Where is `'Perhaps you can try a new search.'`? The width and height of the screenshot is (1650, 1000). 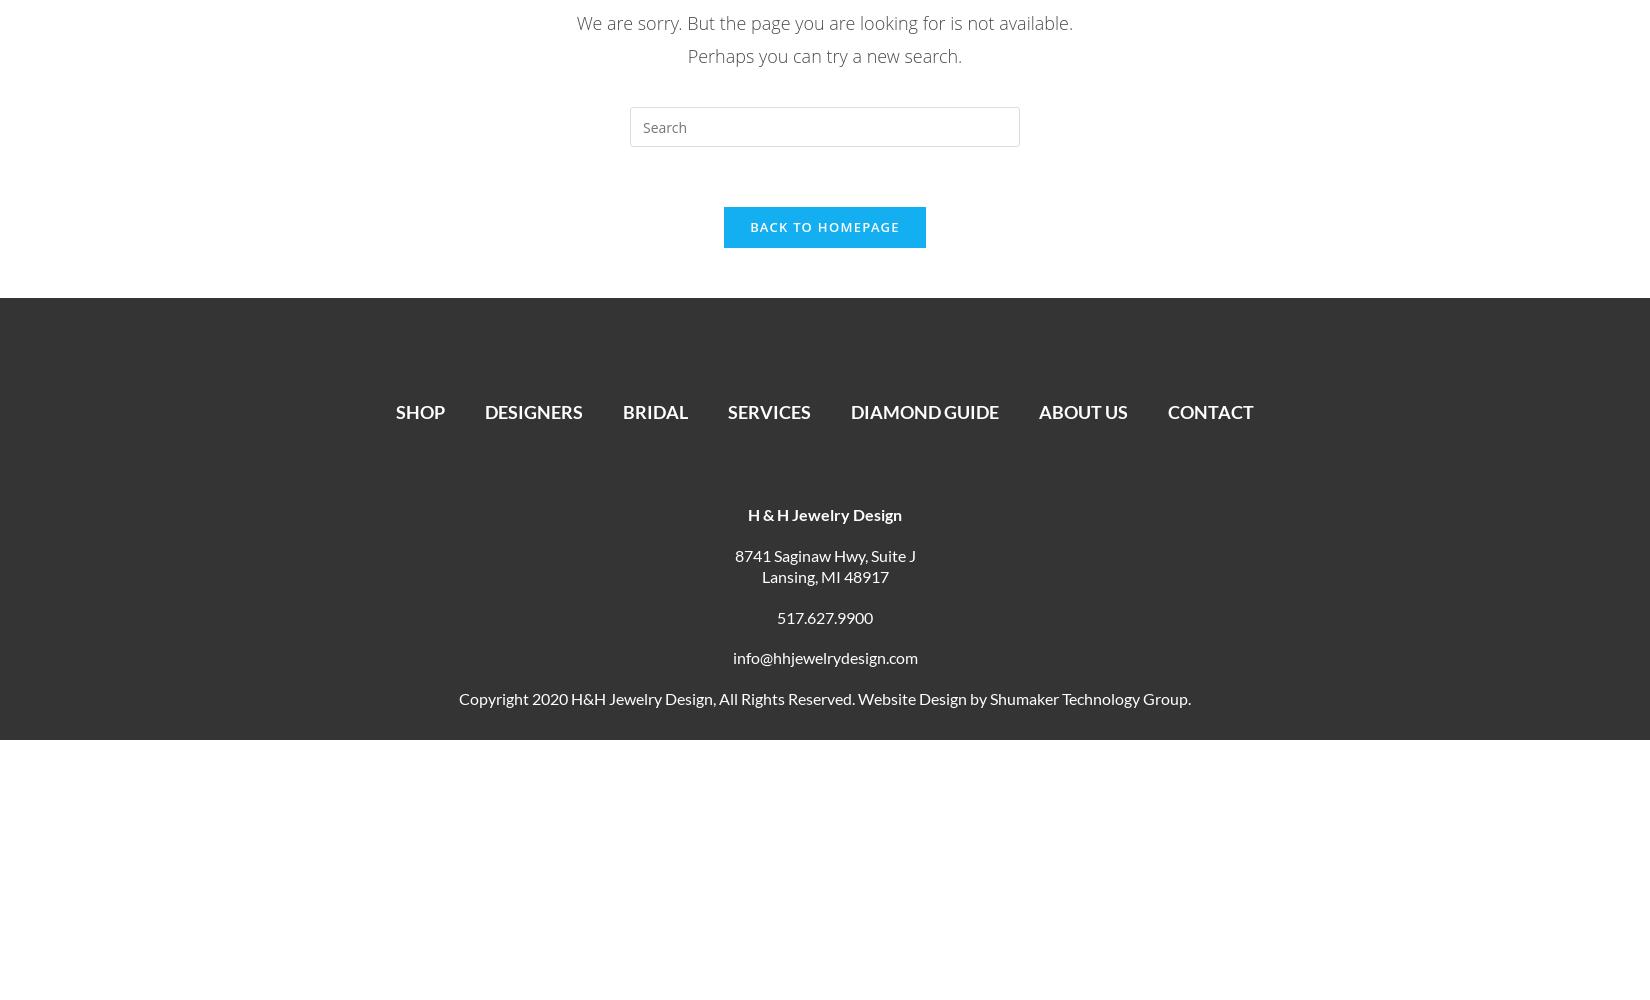 'Perhaps you can try a new search.' is located at coordinates (823, 55).